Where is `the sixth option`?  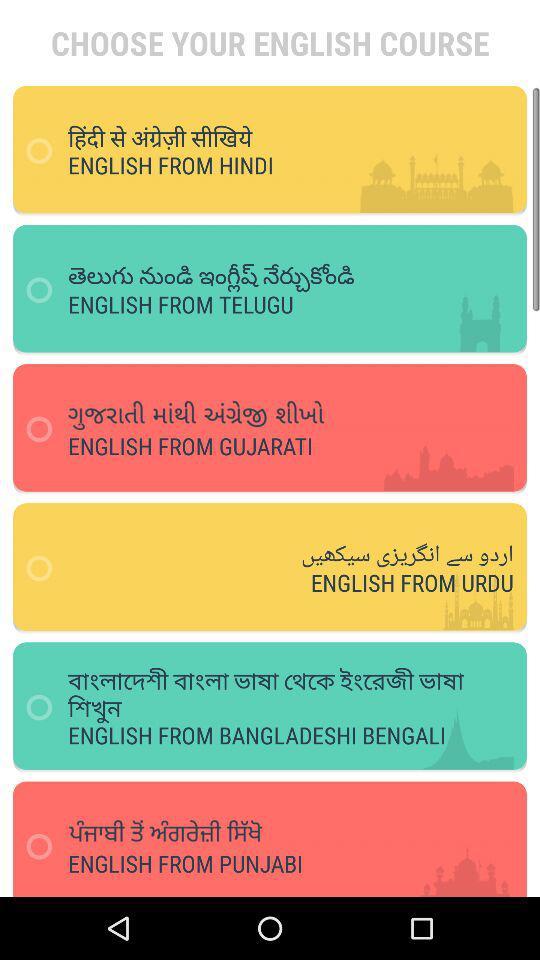
the sixth option is located at coordinates (276, 831).